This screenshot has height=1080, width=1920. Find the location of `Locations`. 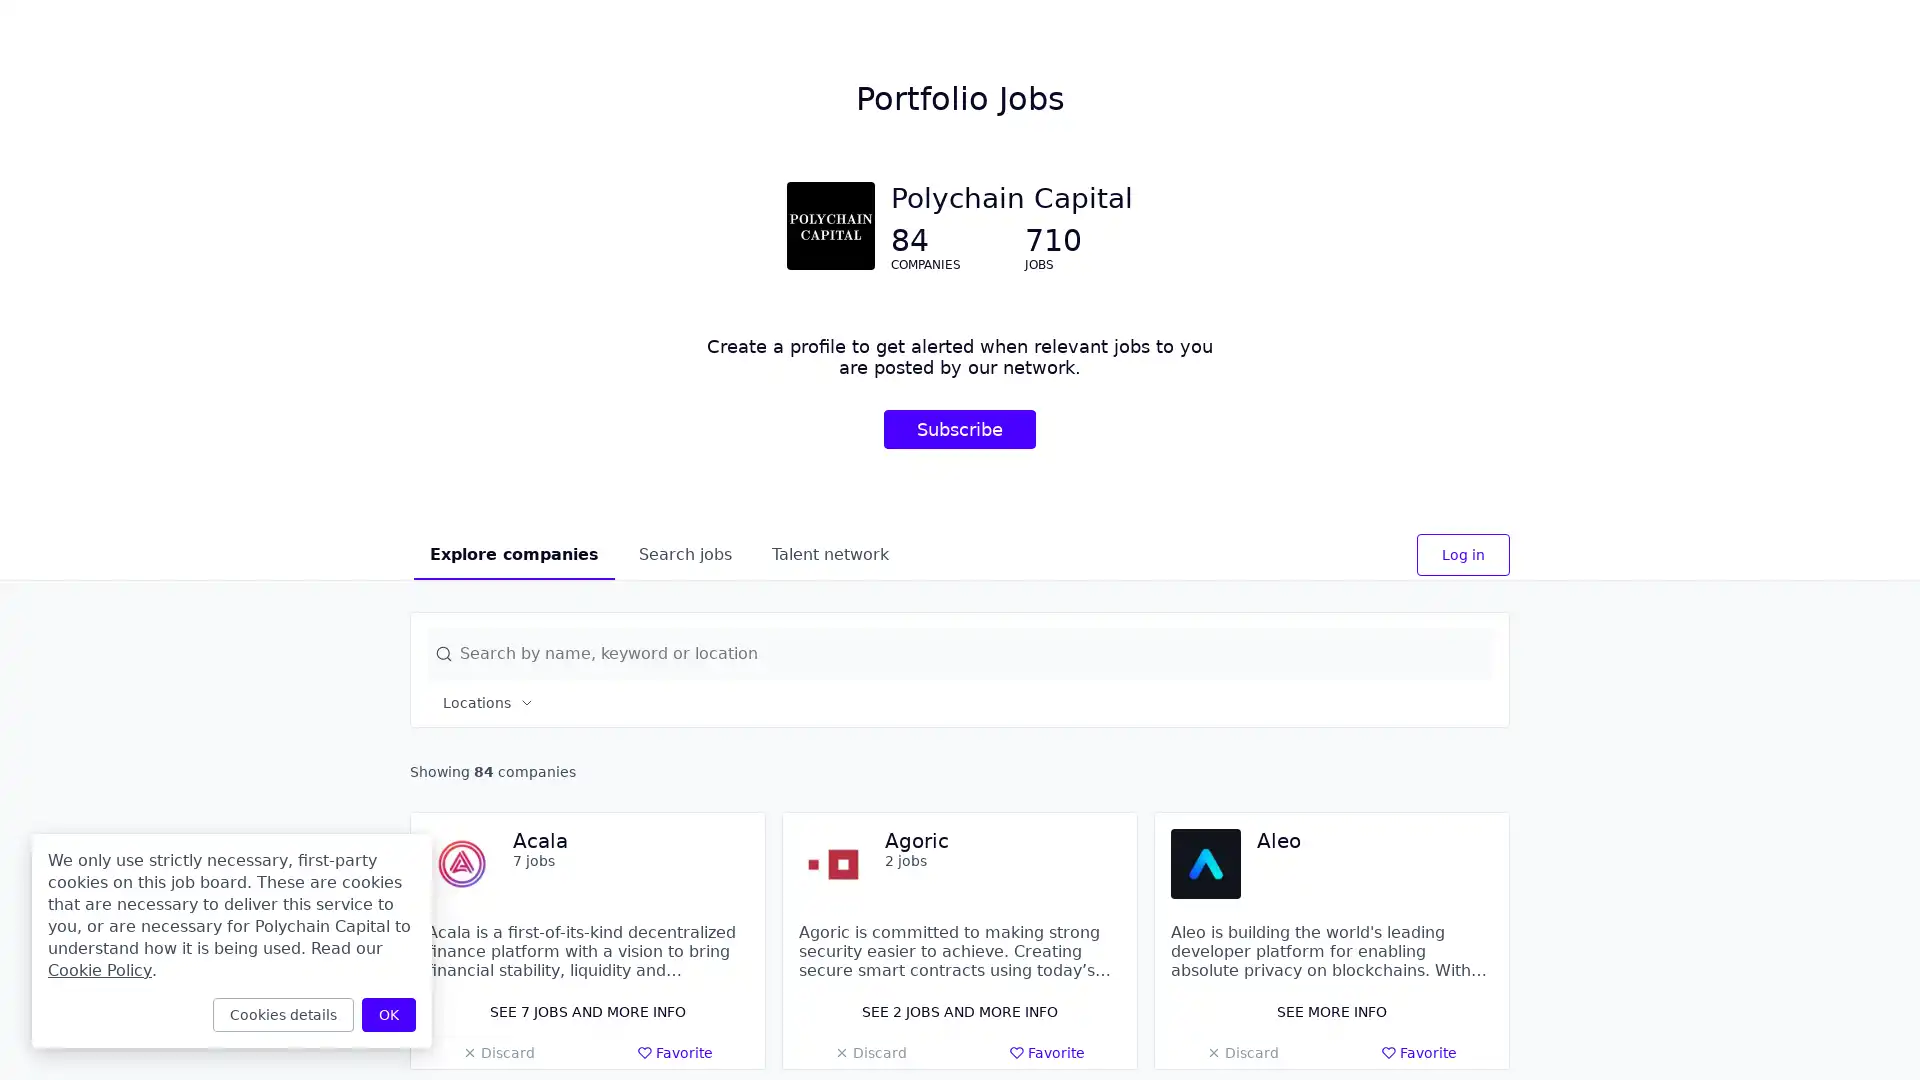

Locations is located at coordinates (489, 701).